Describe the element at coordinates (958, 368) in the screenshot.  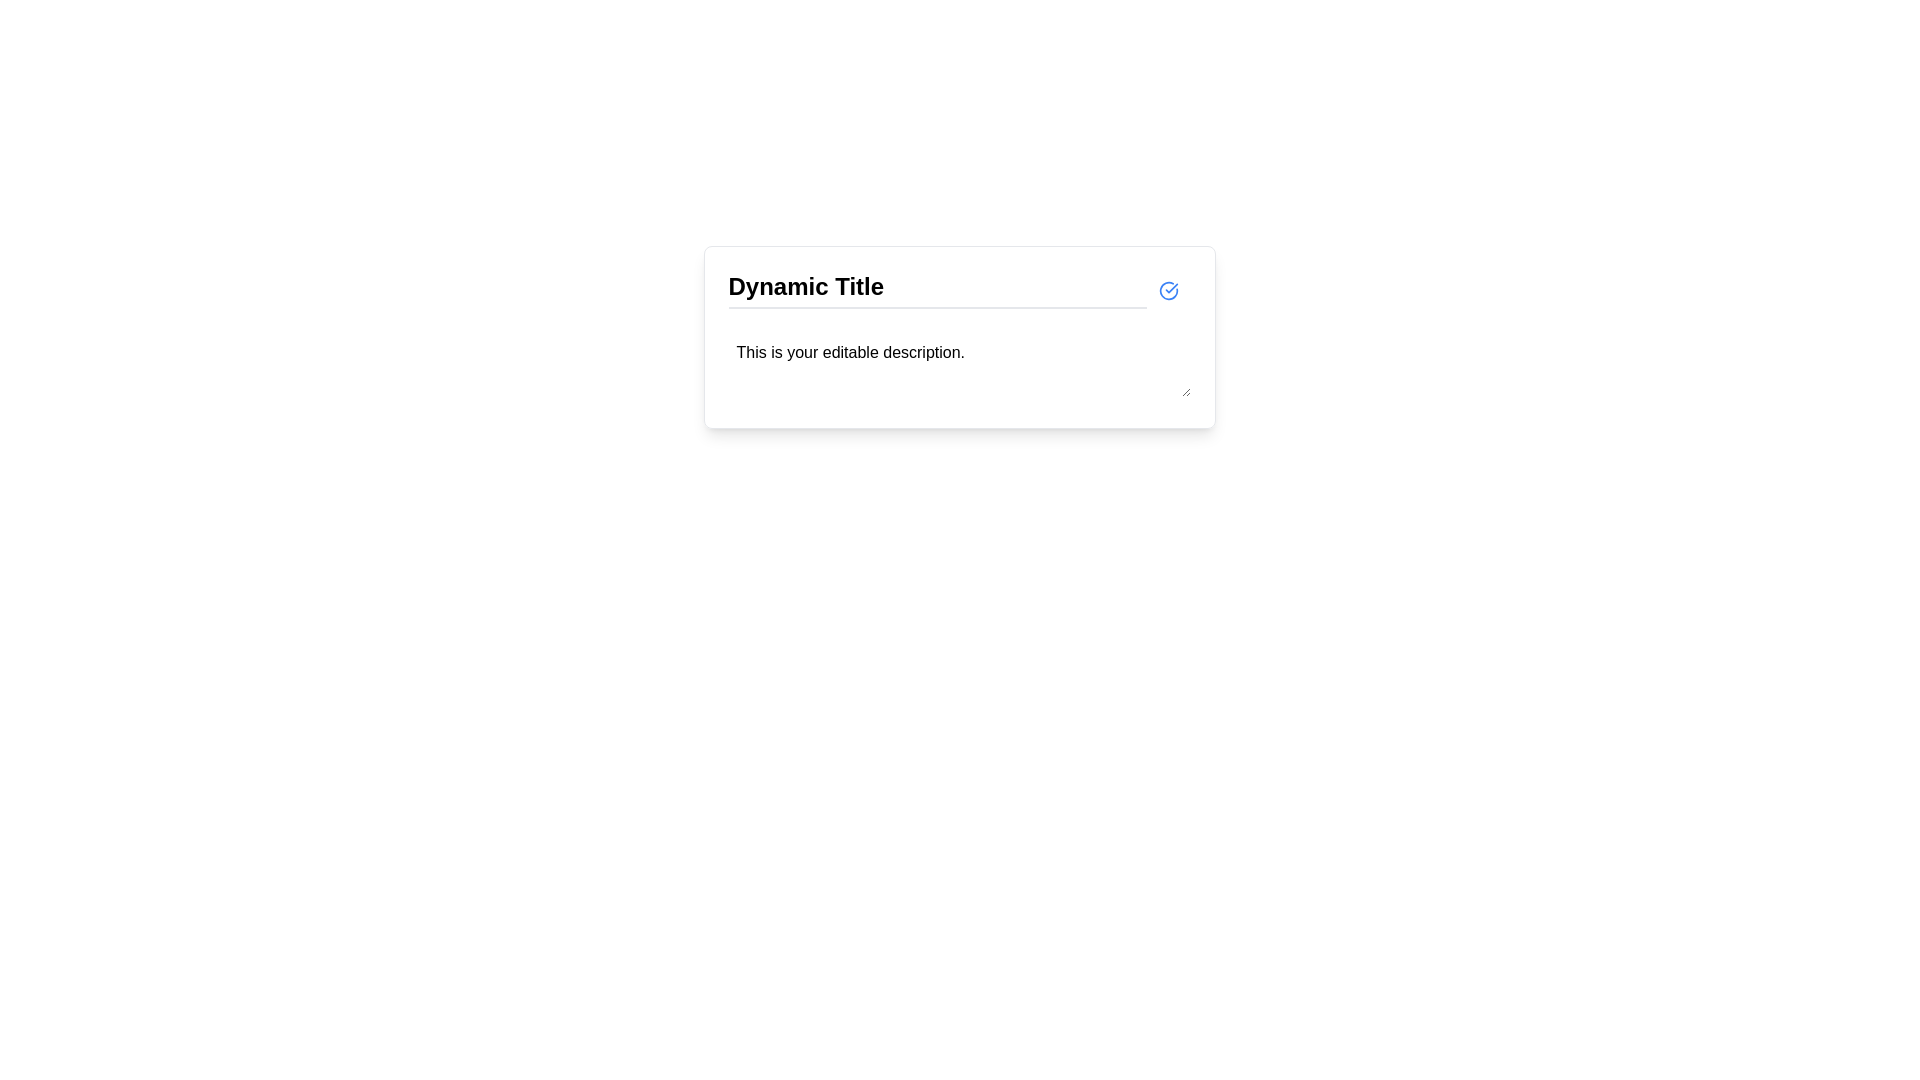
I see `the editable text area that contains the text 'This is your editable description.' positioned below the 'Dynamic Title' header` at that location.